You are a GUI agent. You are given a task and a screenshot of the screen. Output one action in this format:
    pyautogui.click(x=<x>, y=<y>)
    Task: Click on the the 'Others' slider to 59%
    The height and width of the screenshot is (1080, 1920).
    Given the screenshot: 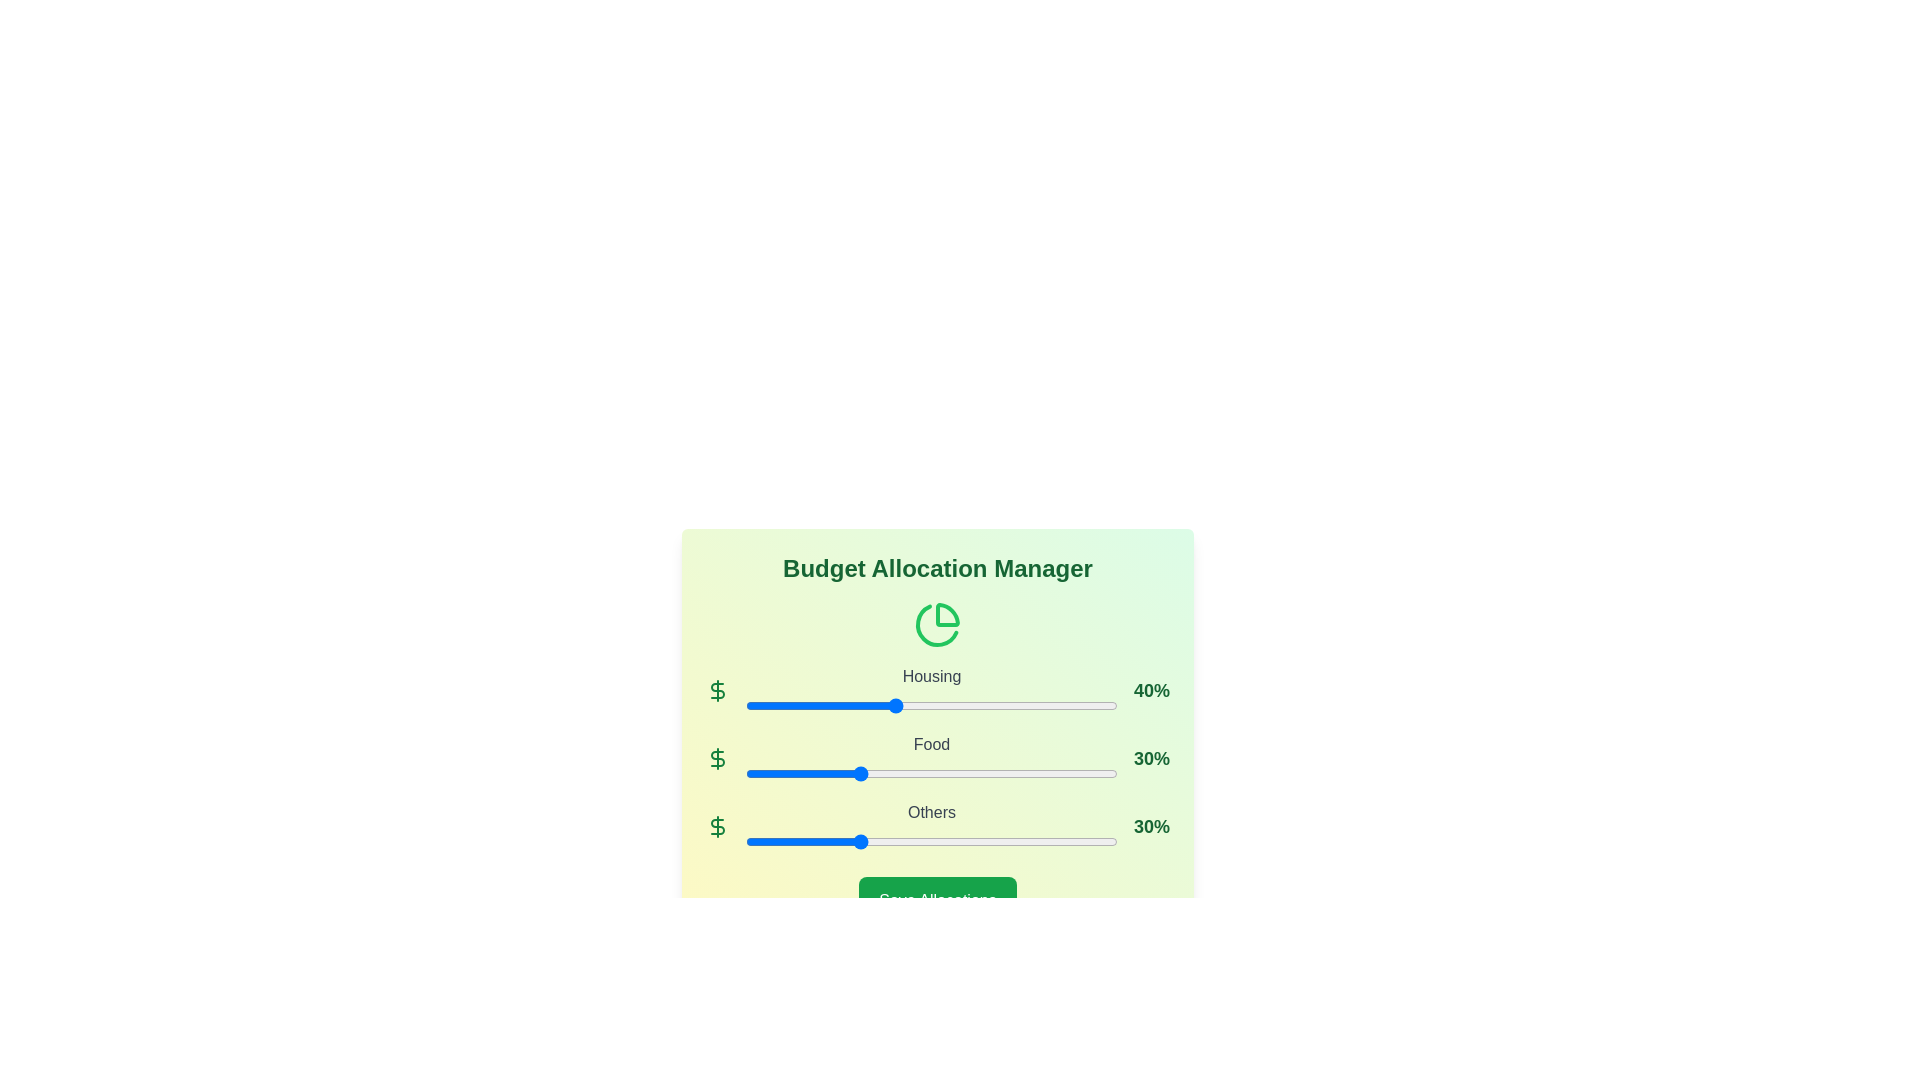 What is the action you would take?
    pyautogui.click(x=965, y=841)
    